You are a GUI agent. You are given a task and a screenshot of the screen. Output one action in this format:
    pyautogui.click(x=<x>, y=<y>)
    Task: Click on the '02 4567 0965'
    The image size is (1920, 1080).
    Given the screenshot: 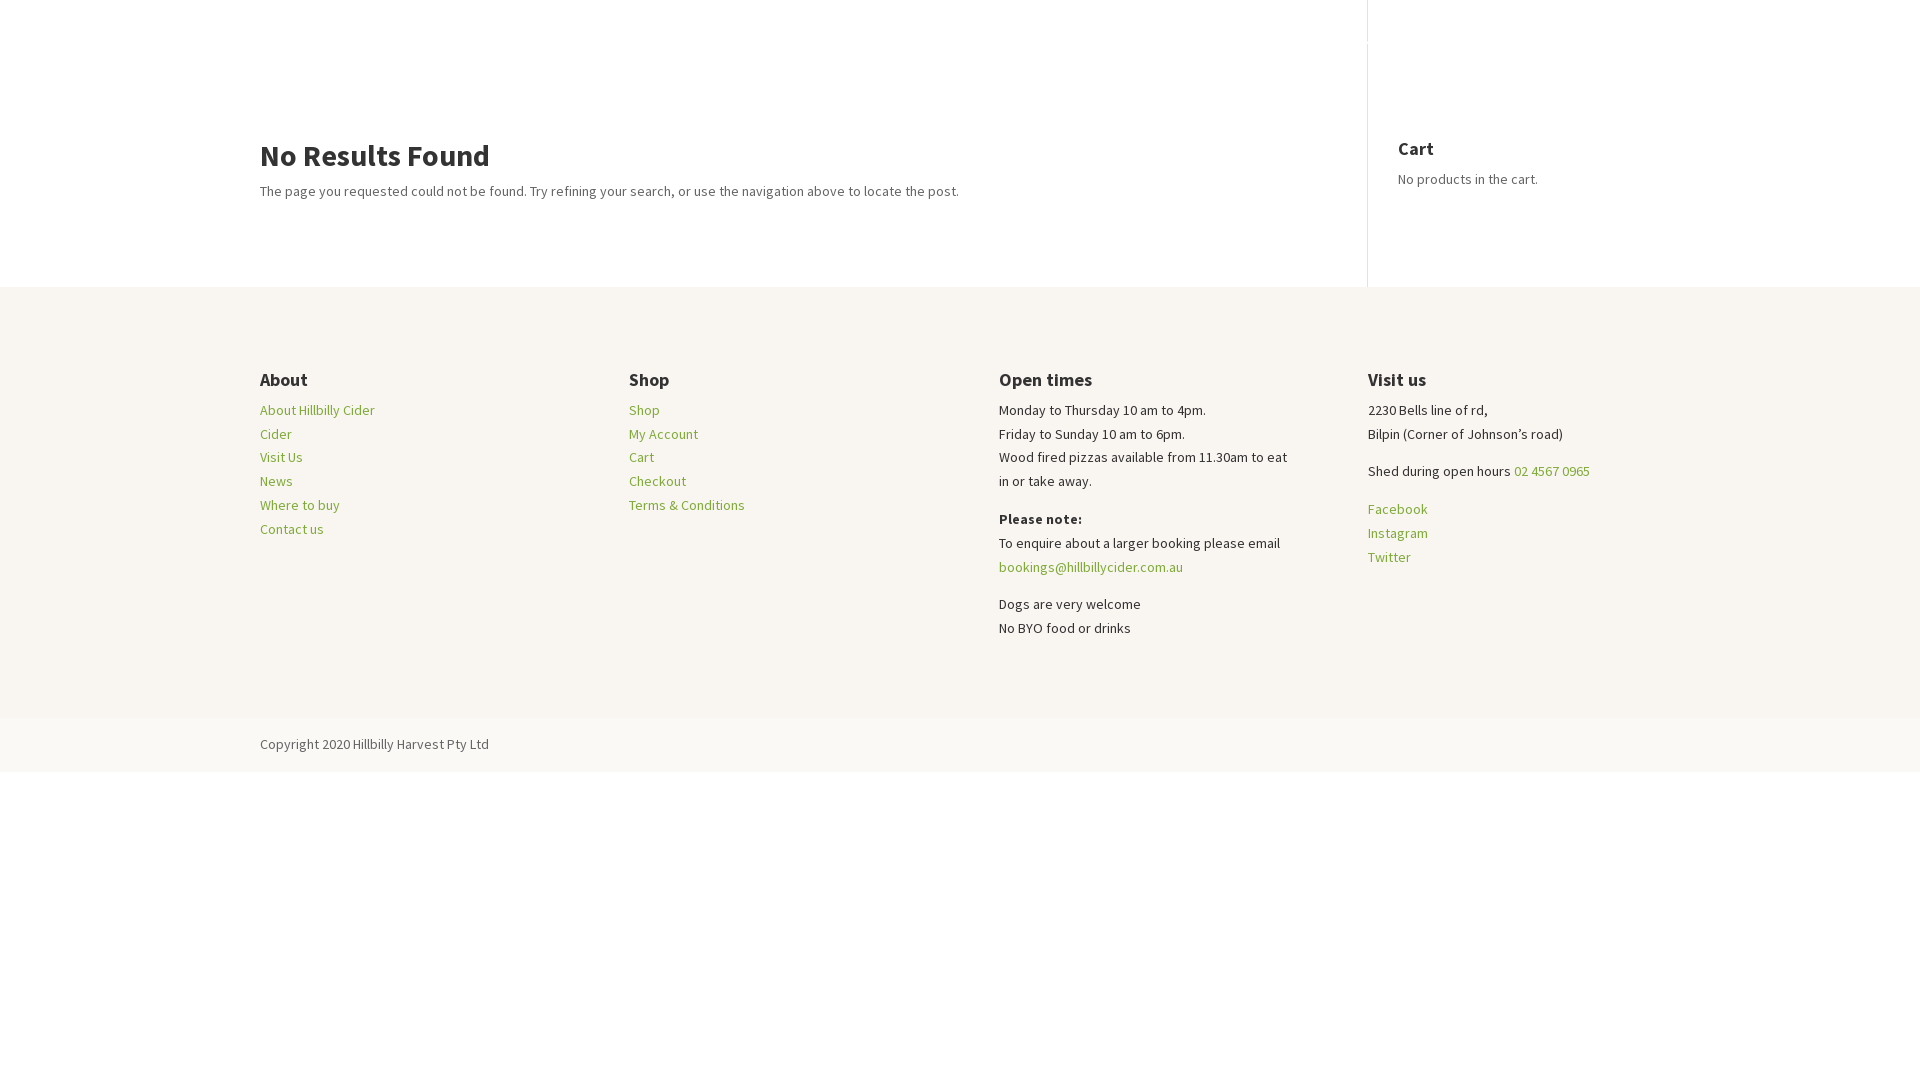 What is the action you would take?
    pyautogui.click(x=1550, y=470)
    